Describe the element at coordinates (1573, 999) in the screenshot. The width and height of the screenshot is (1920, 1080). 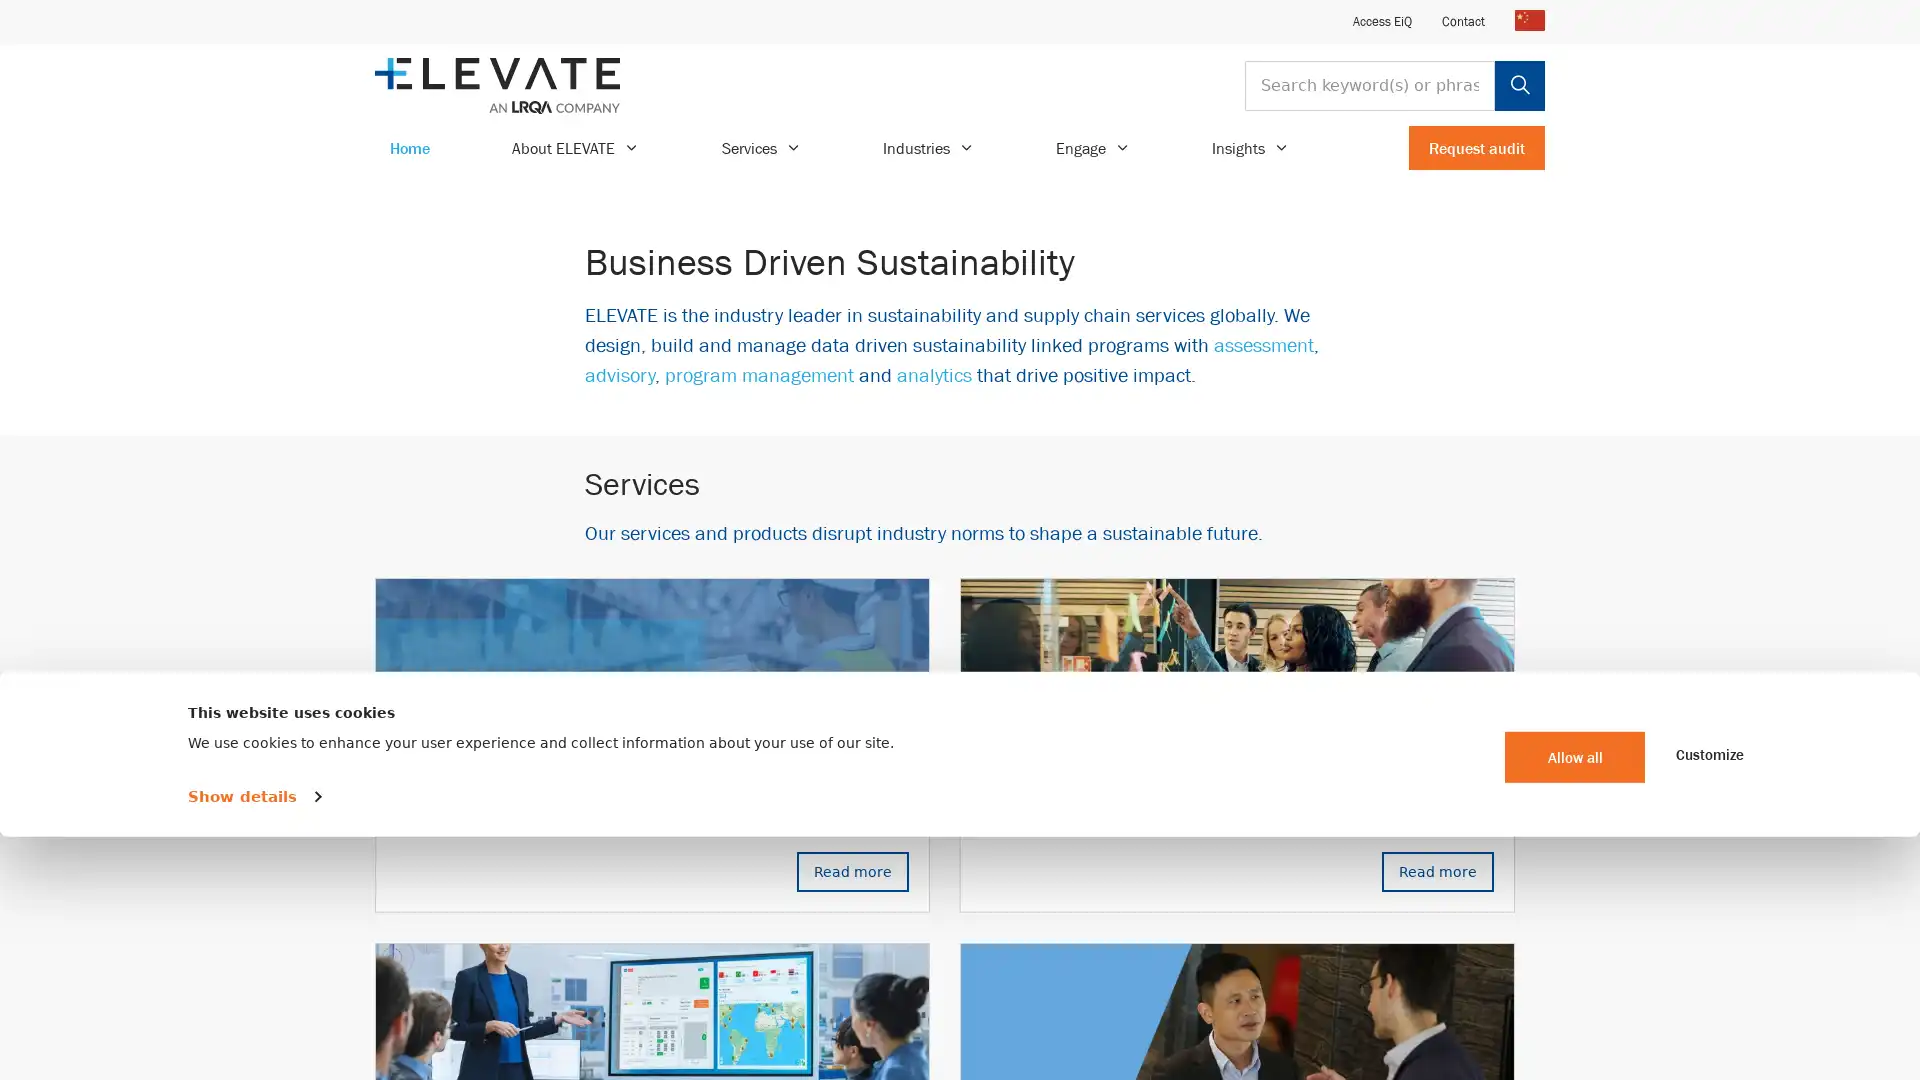
I see `Allow all` at that location.